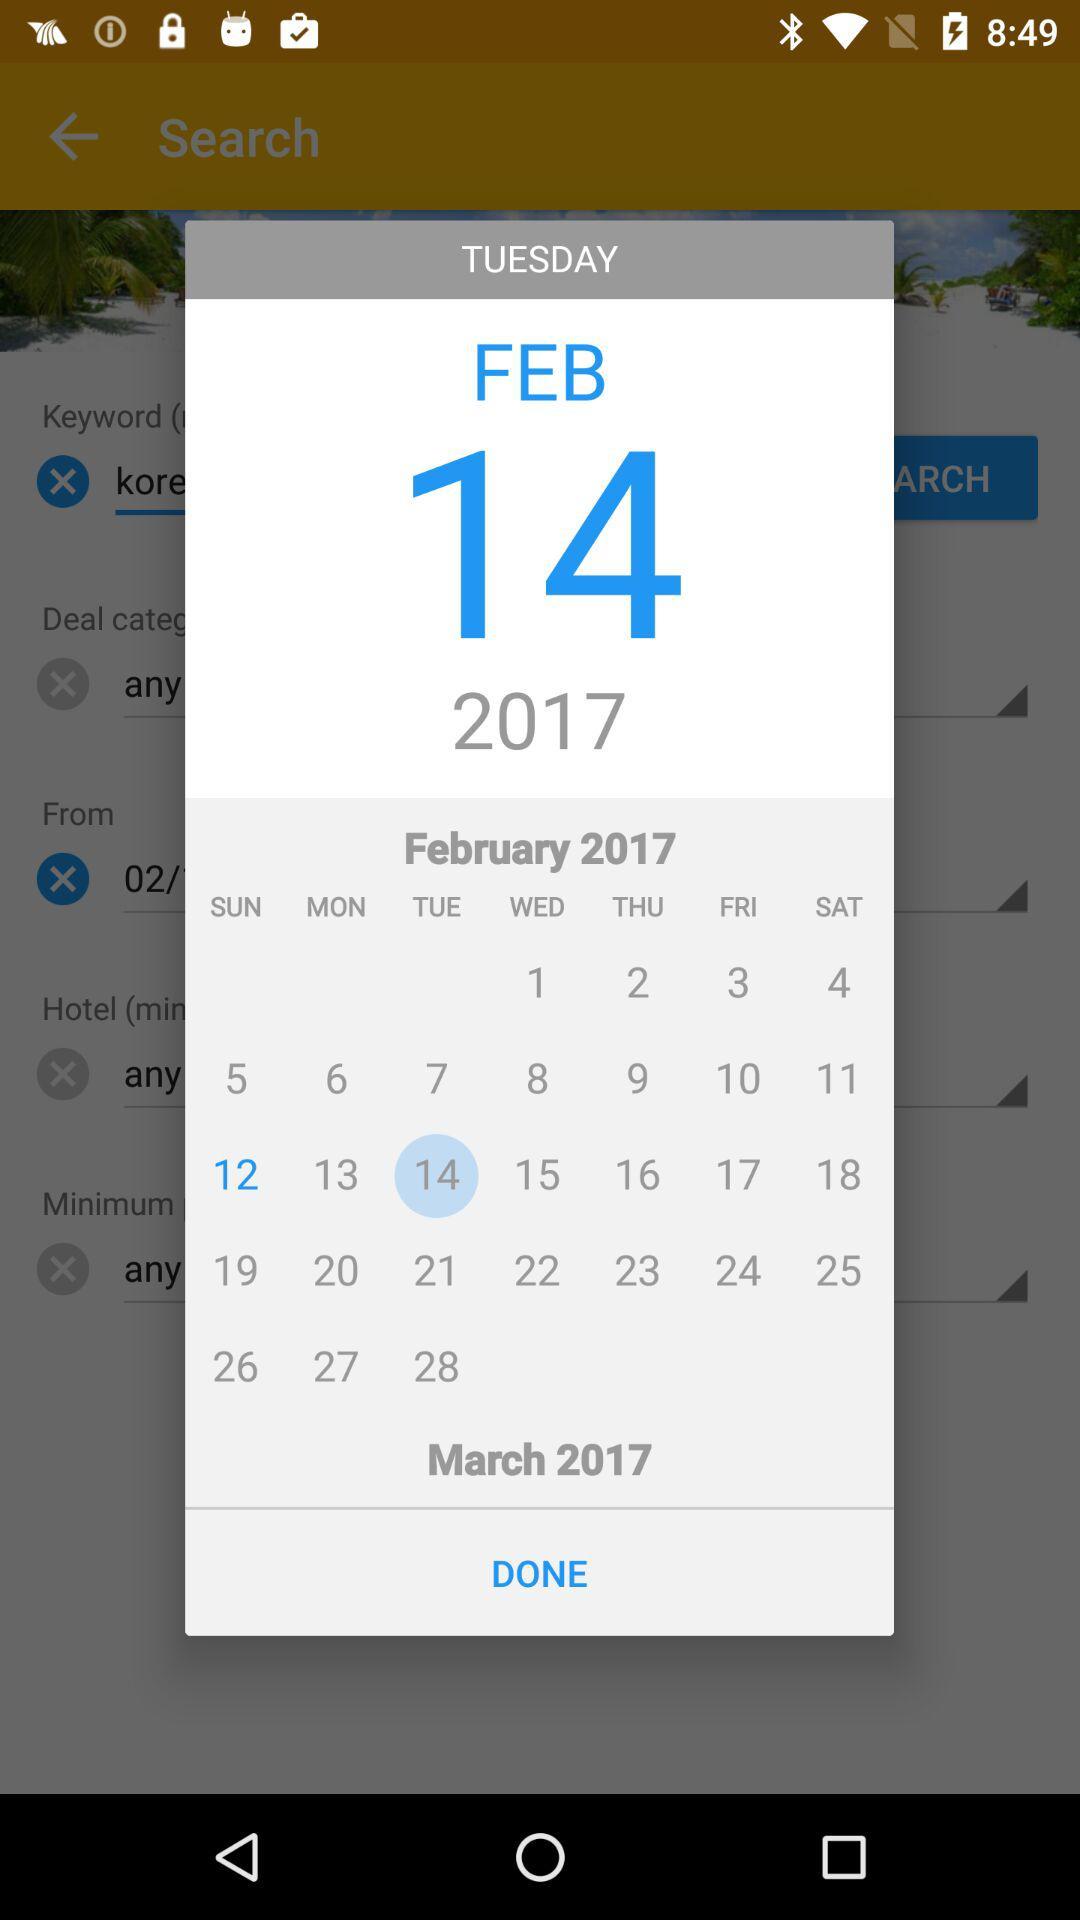 Image resolution: width=1080 pixels, height=1920 pixels. What do you see at coordinates (538, 721) in the screenshot?
I see `the 2017` at bounding box center [538, 721].